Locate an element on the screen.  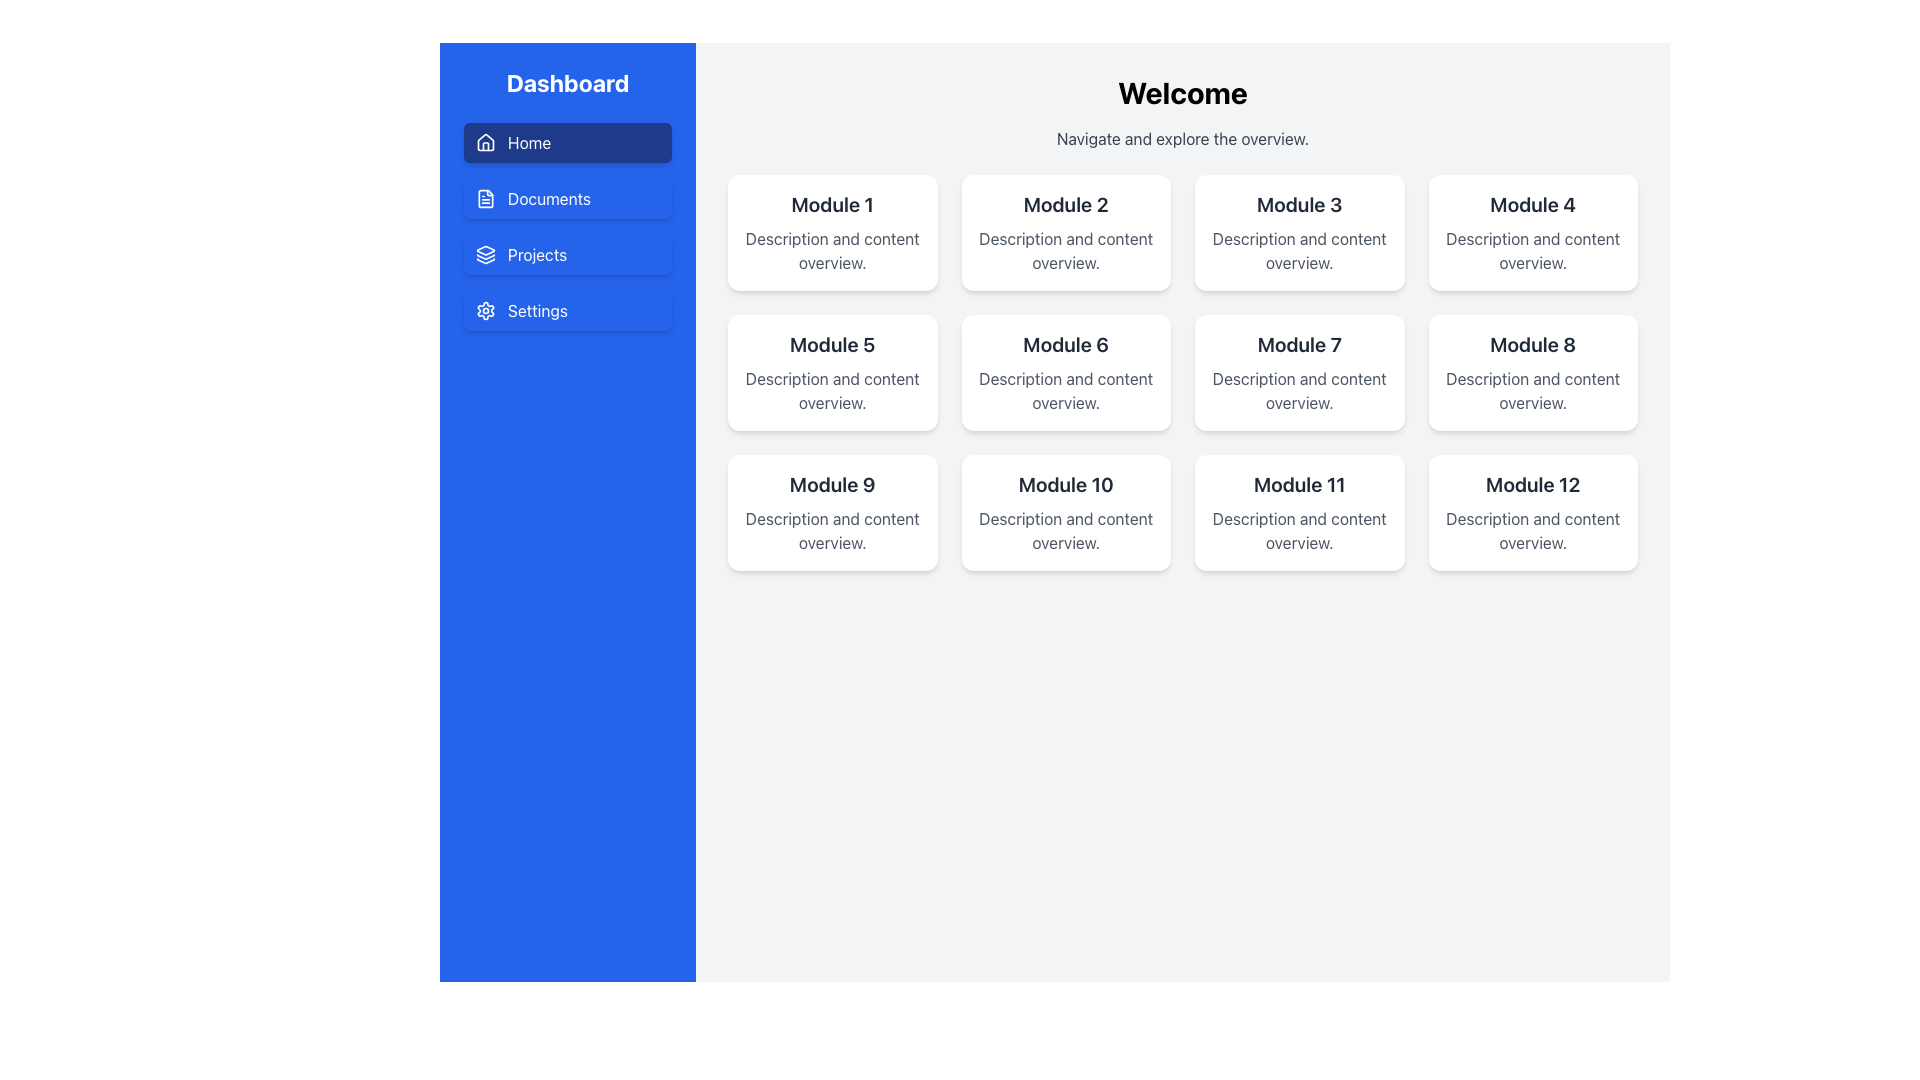
the non-interactive Text content label that displays information related to 'Module 1', located below the title 'Module 1' and centered within the module card is located at coordinates (832, 249).